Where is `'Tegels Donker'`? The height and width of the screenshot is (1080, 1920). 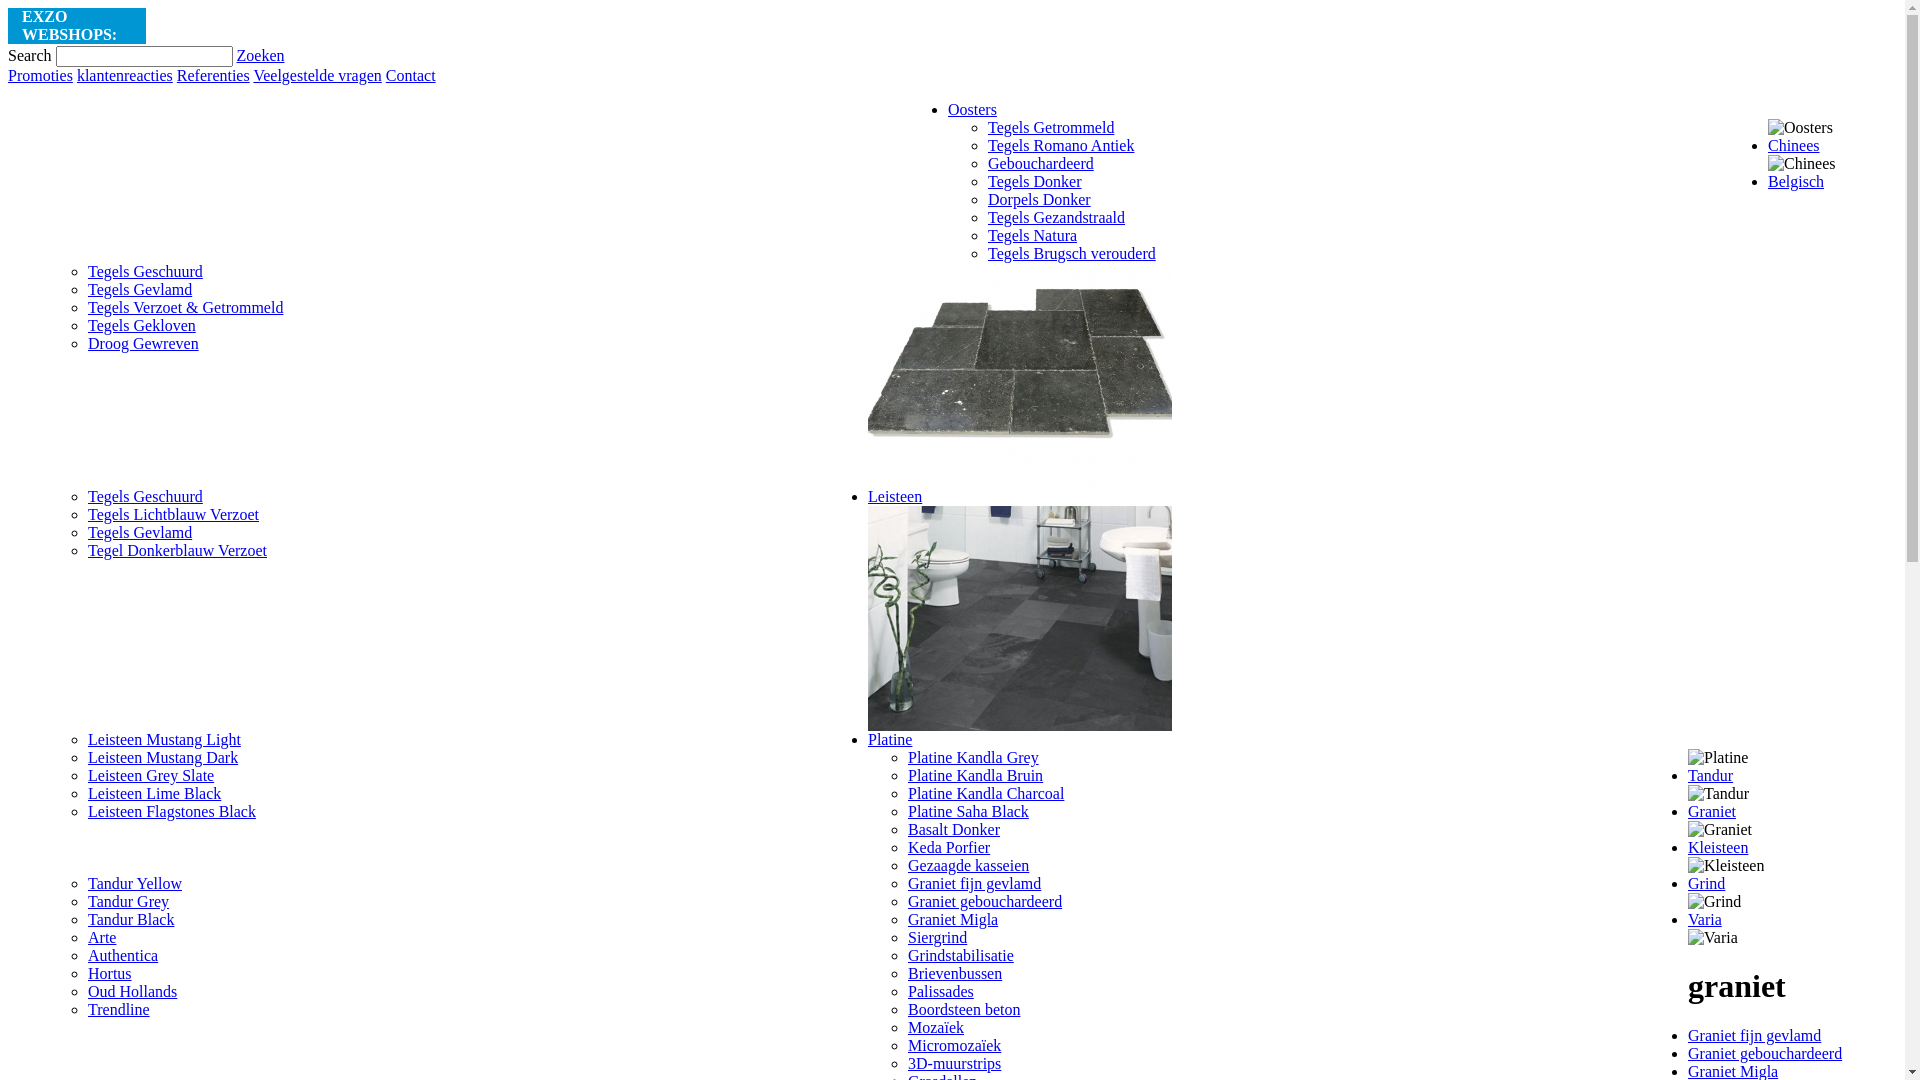
'Tegels Donker' is located at coordinates (1035, 181).